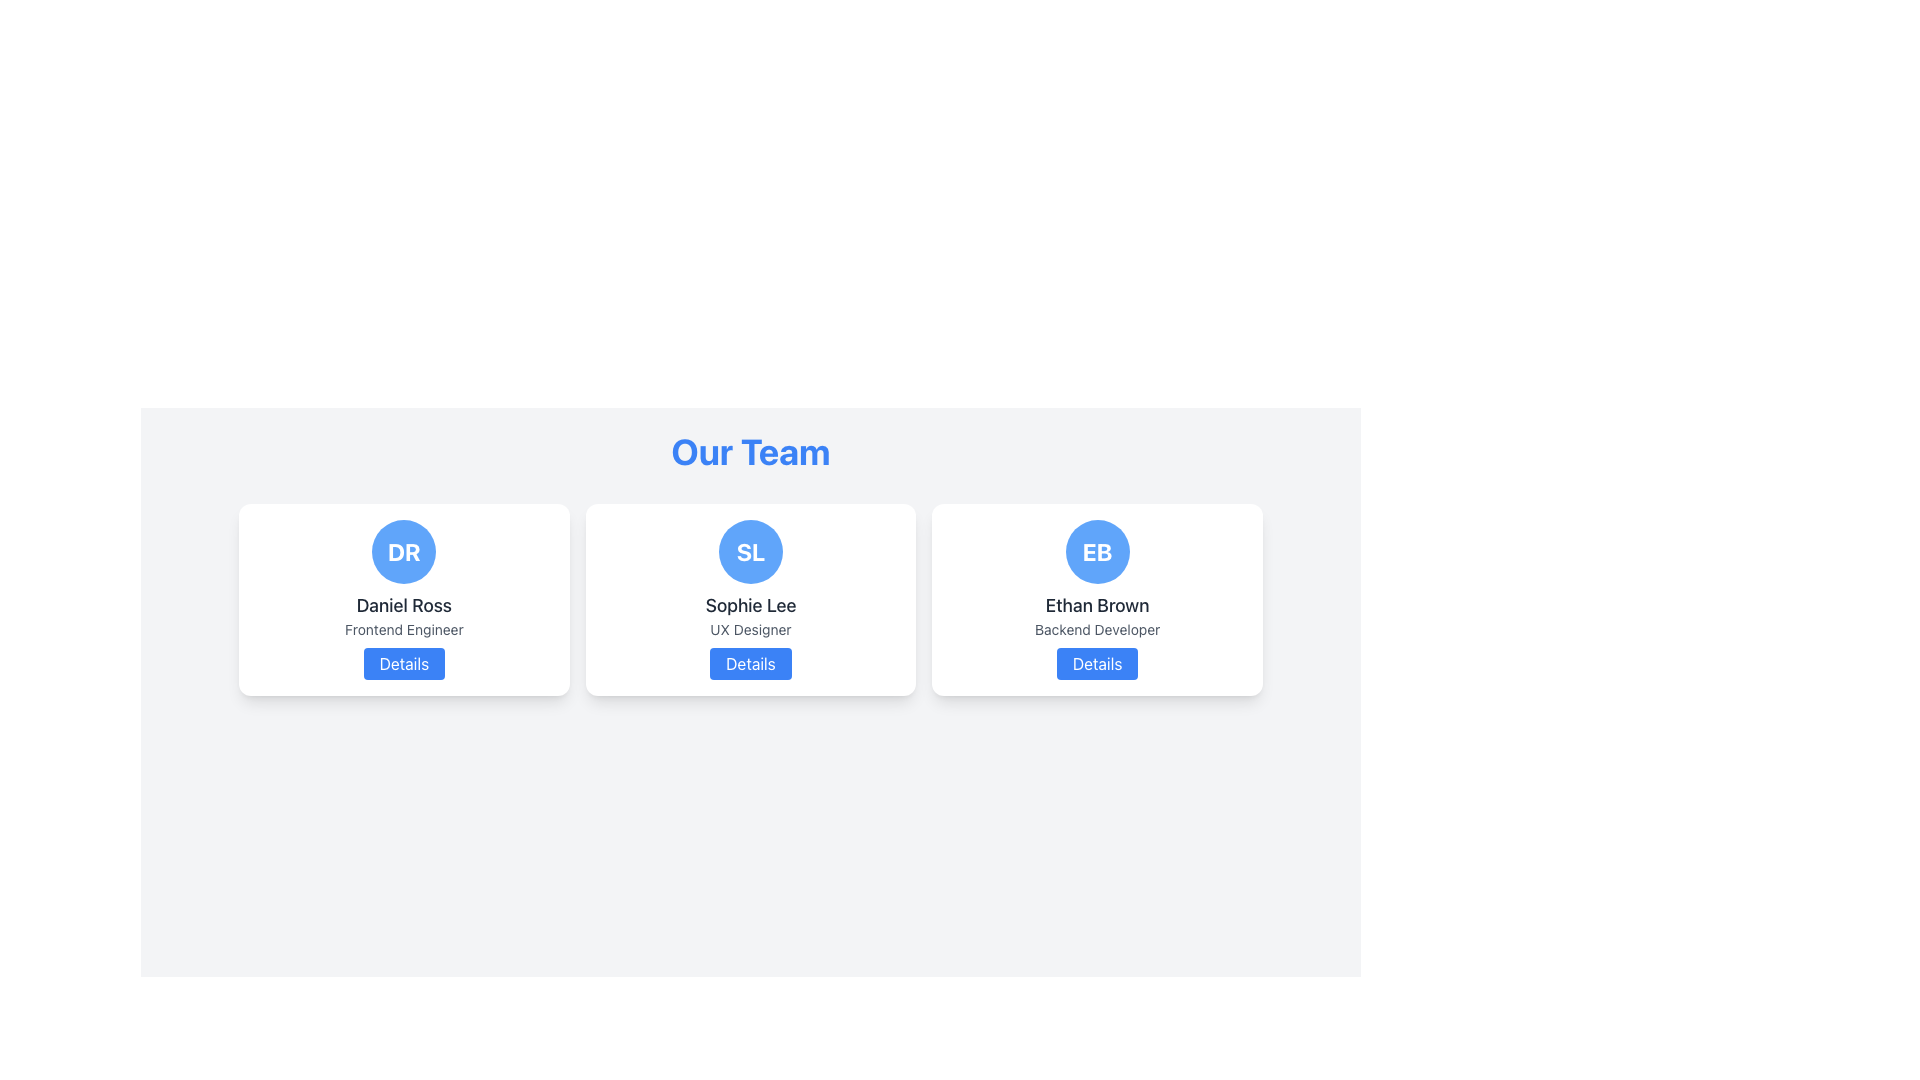 This screenshot has width=1920, height=1080. Describe the element at coordinates (1096, 628) in the screenshot. I see `the static text label reading 'Backend Developer', which is styled in gray and located below 'Ethan Brown' and above the 'Details' button` at that location.